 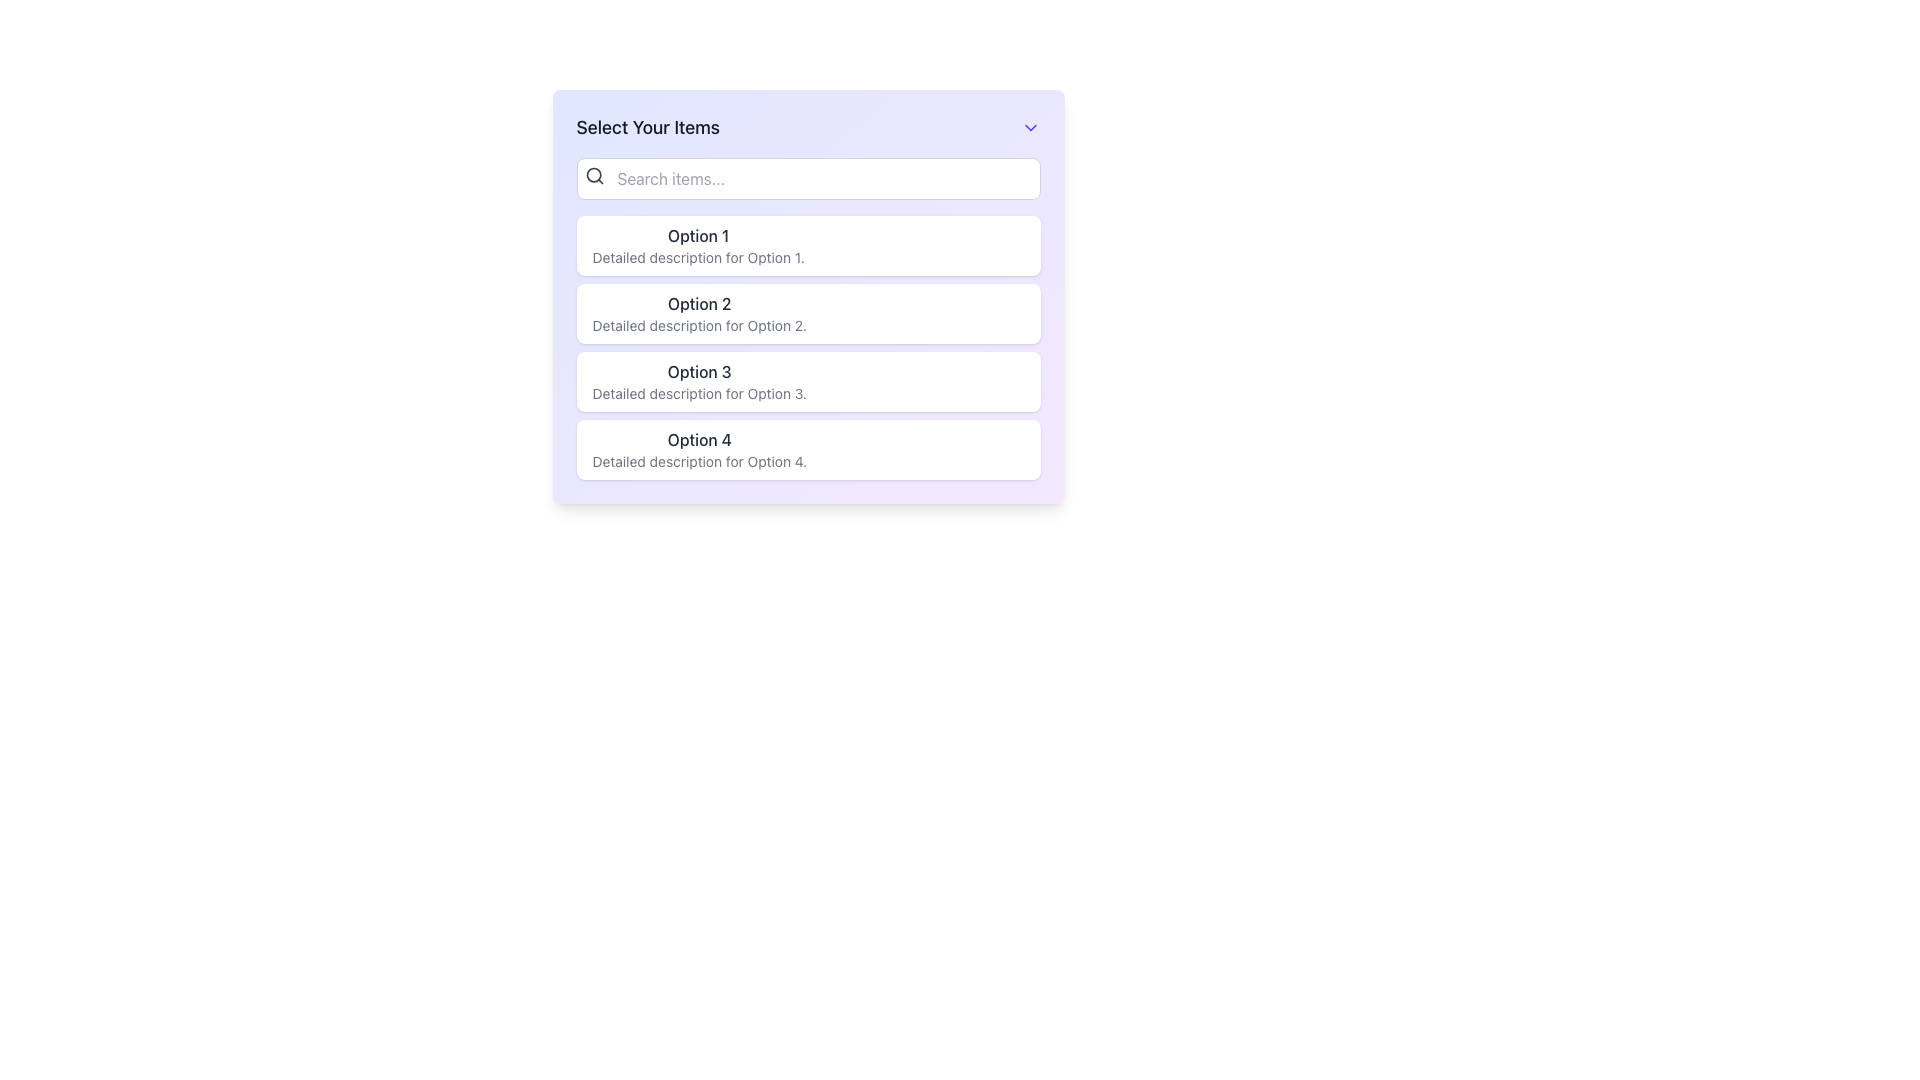 What do you see at coordinates (1030, 127) in the screenshot?
I see `the Dropdown indicator button located in the top-right corner of the interface, aligned with the title 'Select Your Items'` at bounding box center [1030, 127].